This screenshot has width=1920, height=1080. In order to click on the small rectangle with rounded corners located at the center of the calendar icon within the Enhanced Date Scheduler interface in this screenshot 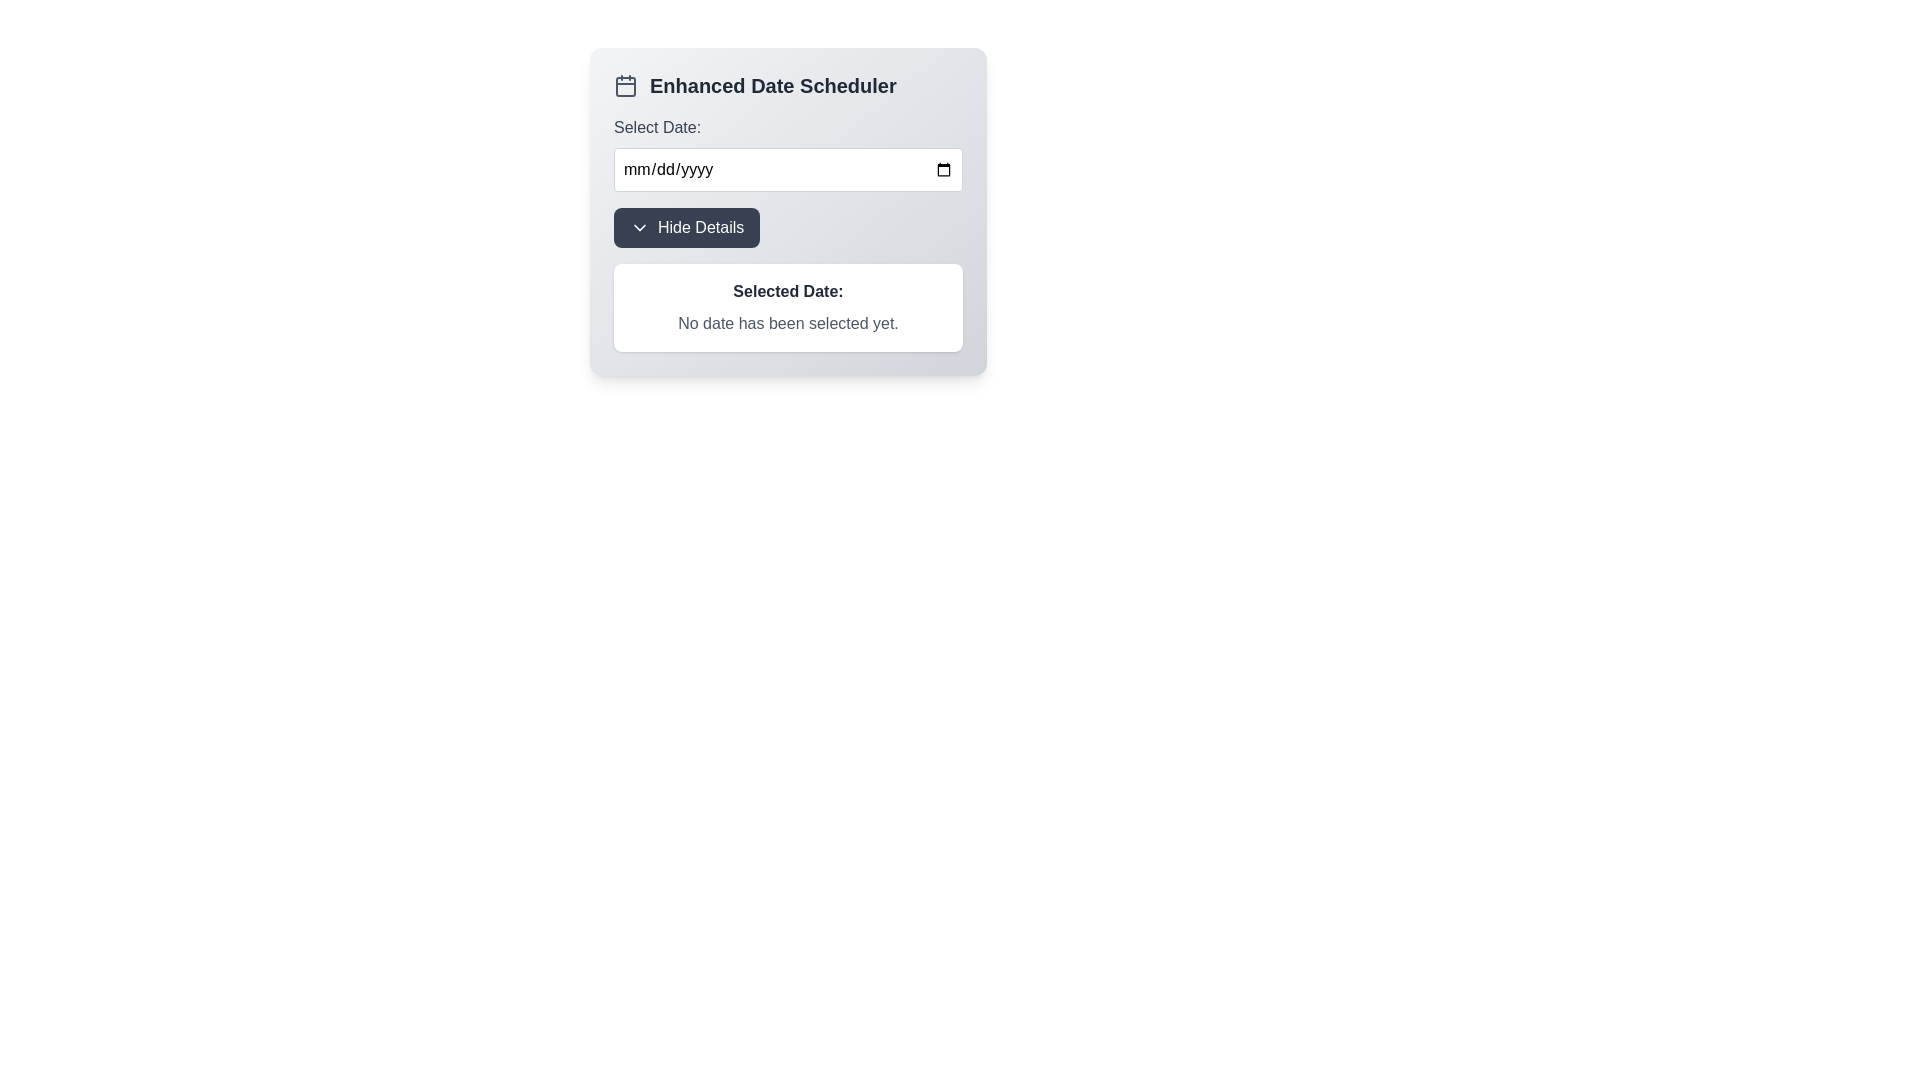, I will do `click(624, 86)`.